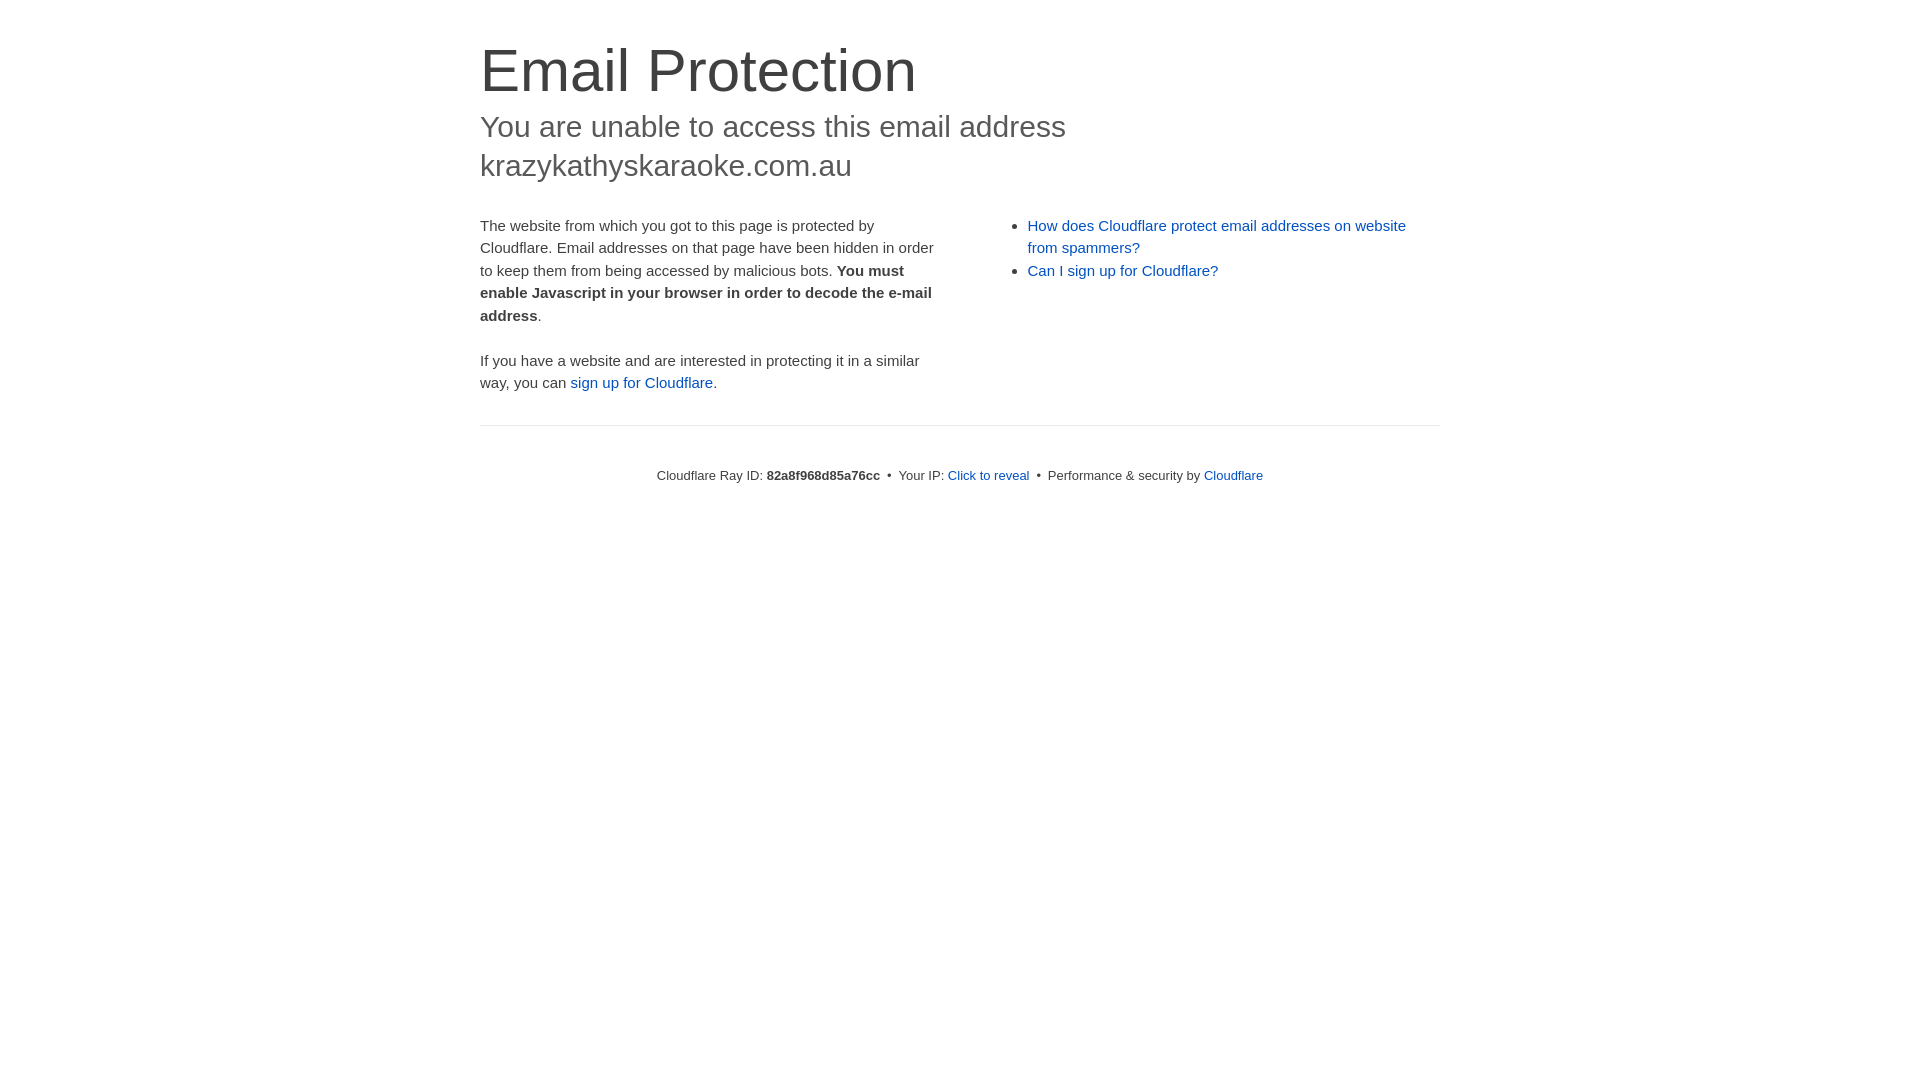 This screenshot has width=1920, height=1080. What do you see at coordinates (1123, 270) in the screenshot?
I see `'Can I sign up for Cloudflare?'` at bounding box center [1123, 270].